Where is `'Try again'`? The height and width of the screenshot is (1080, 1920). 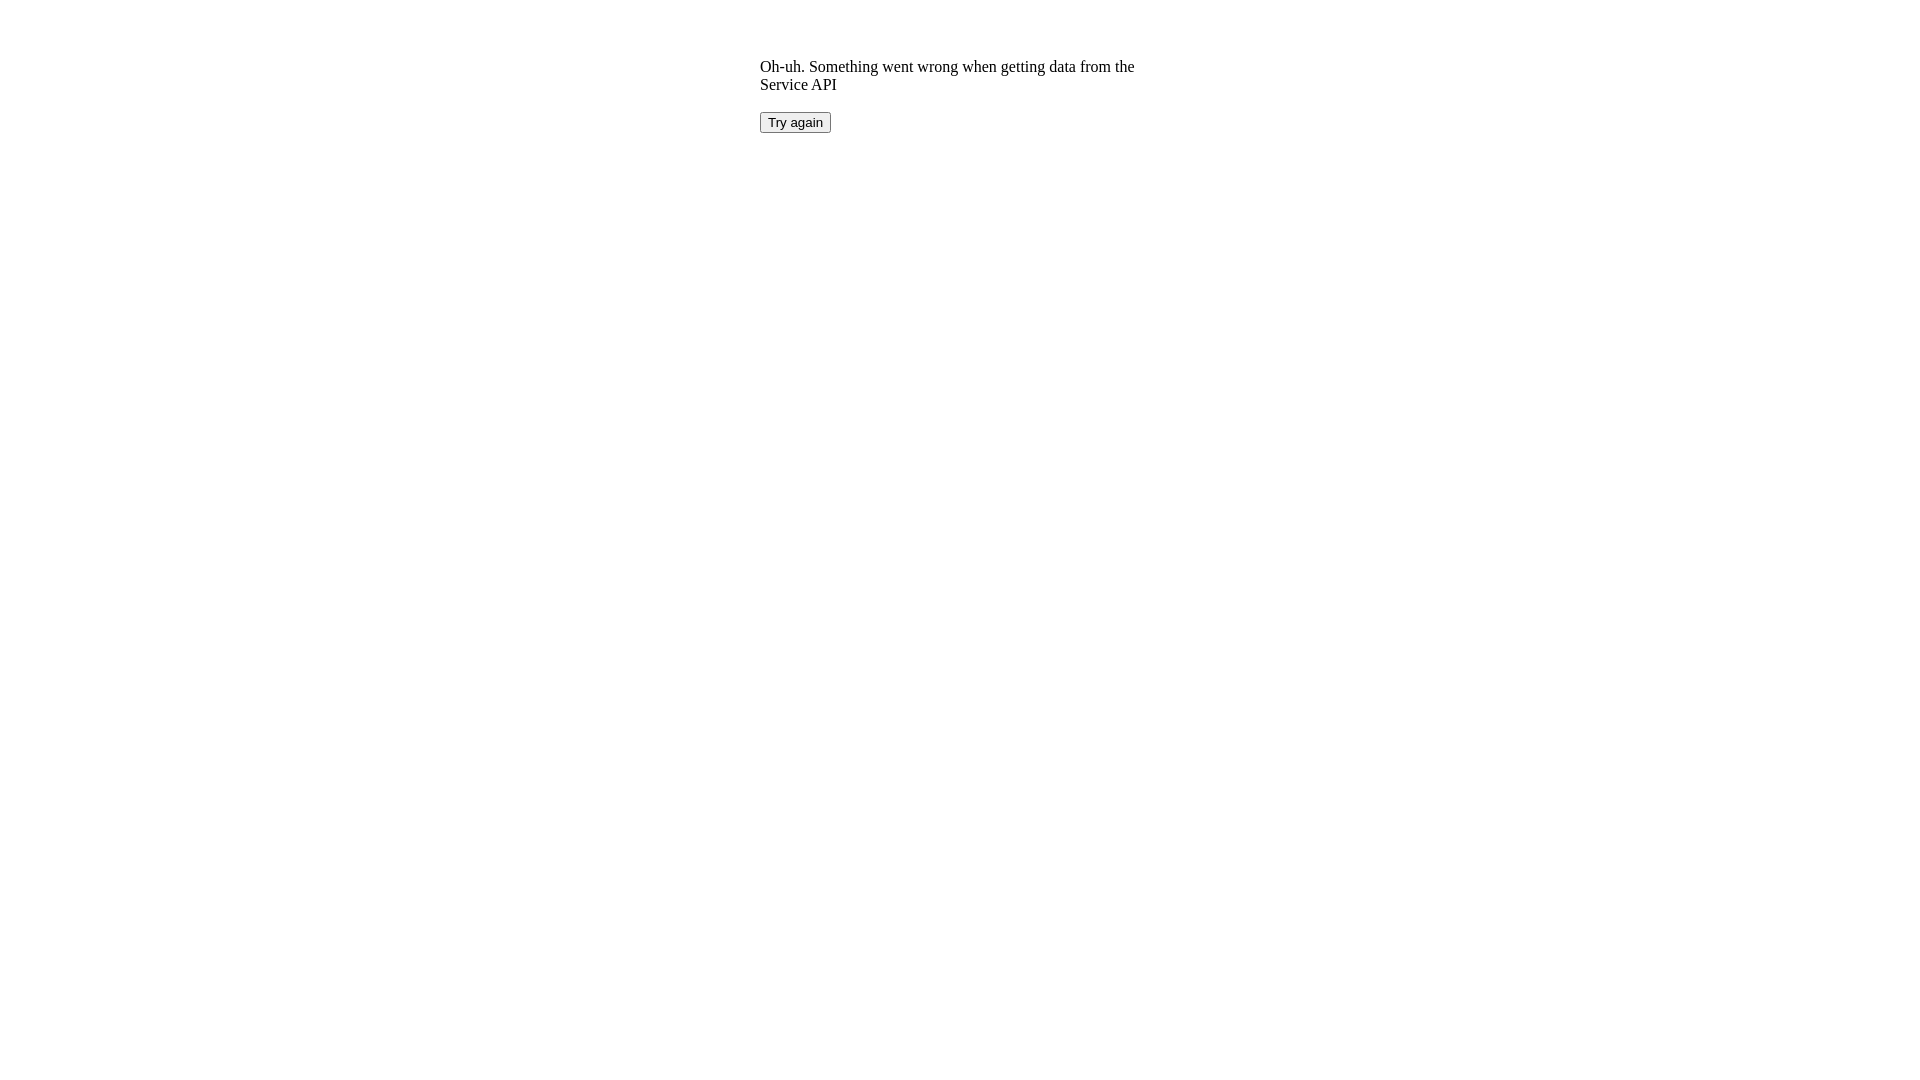
'Try again' is located at coordinates (794, 122).